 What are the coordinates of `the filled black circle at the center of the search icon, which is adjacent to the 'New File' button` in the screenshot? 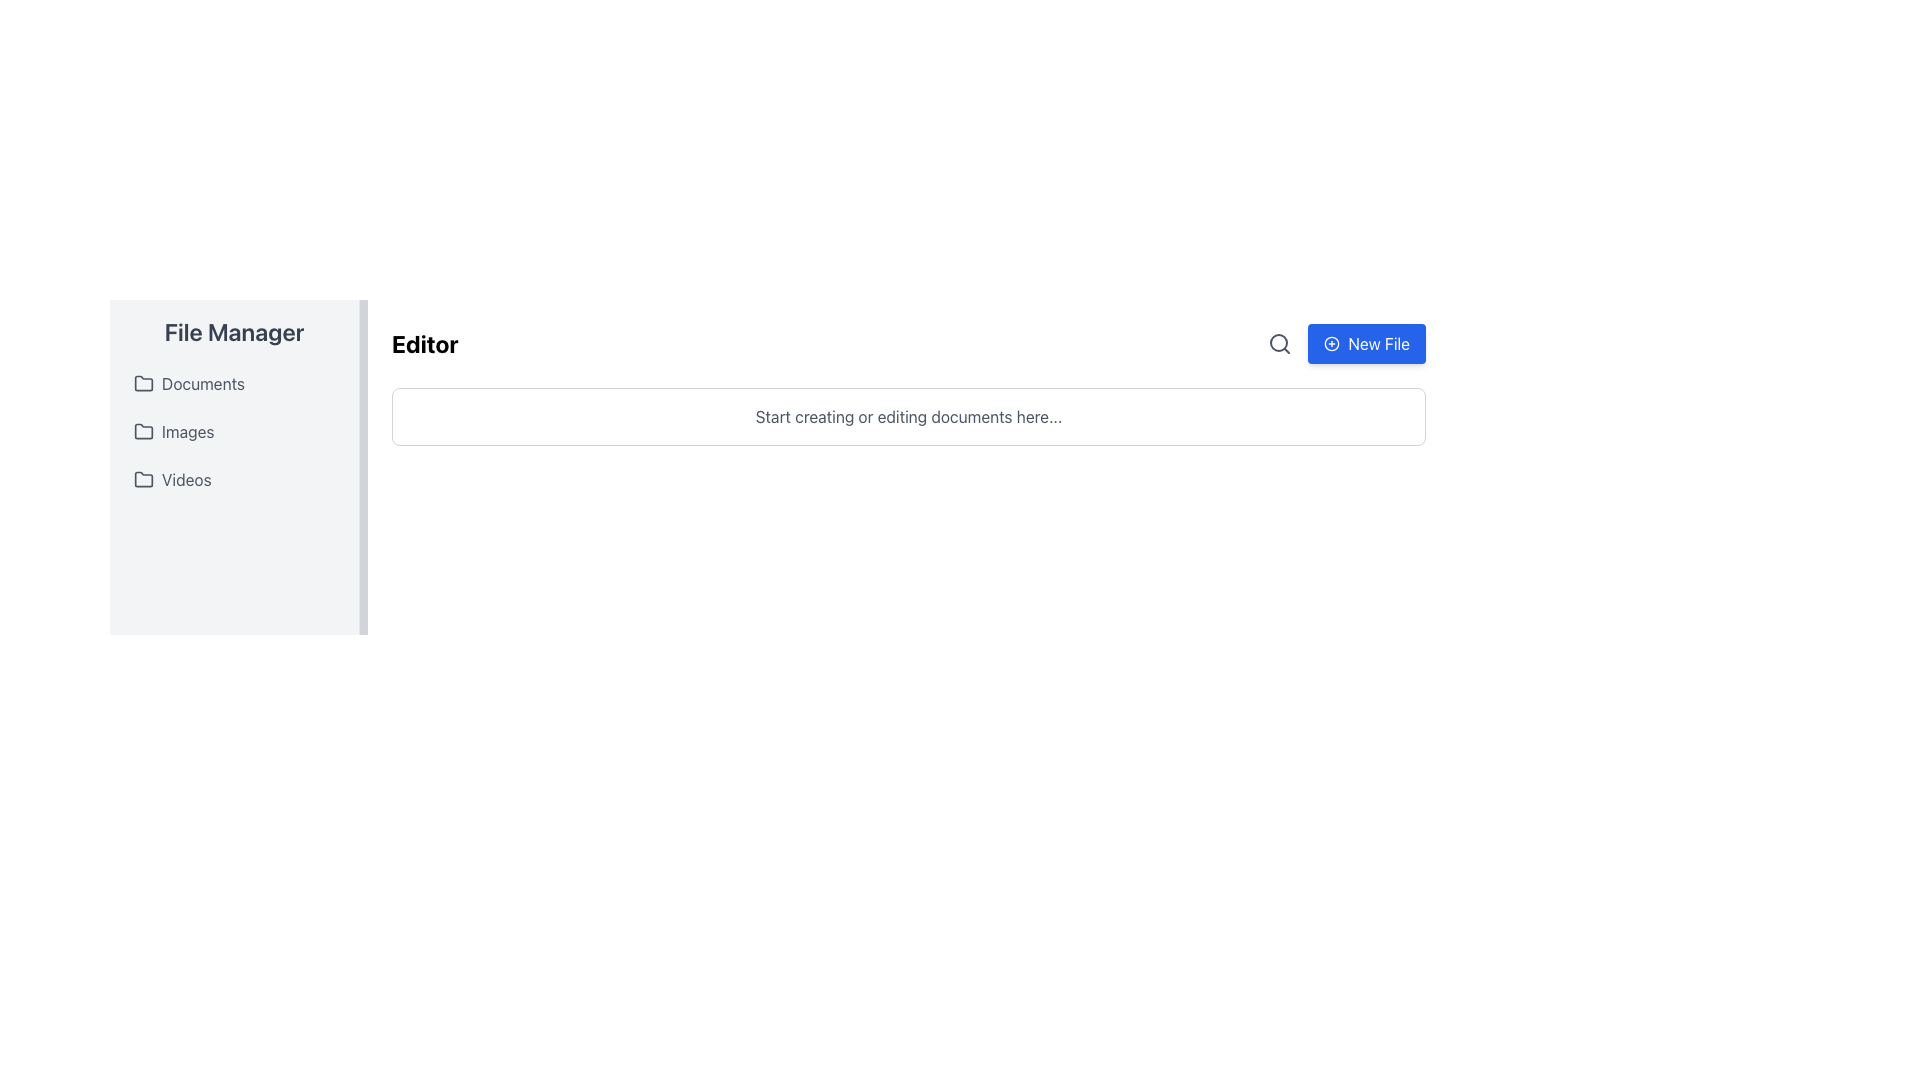 It's located at (1278, 342).